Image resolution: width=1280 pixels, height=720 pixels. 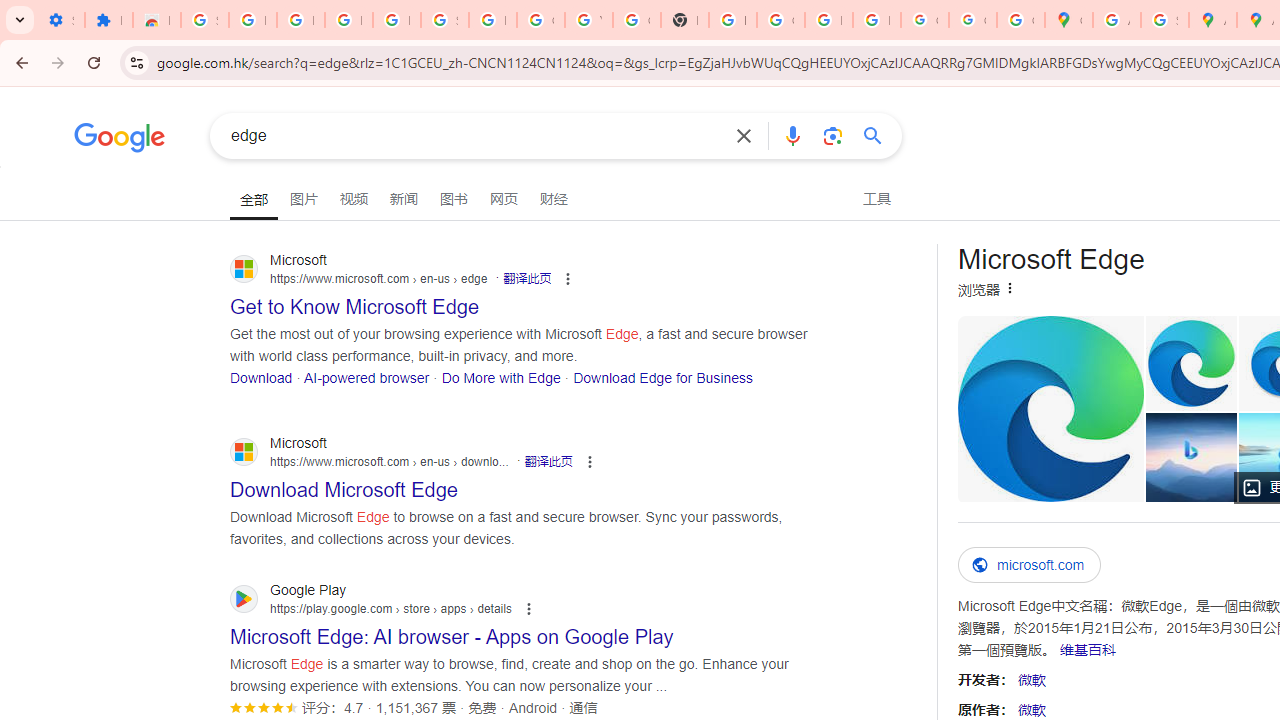 What do you see at coordinates (348, 20) in the screenshot?
I see `'Learn how to find your photos - Google Photos Help'` at bounding box center [348, 20].